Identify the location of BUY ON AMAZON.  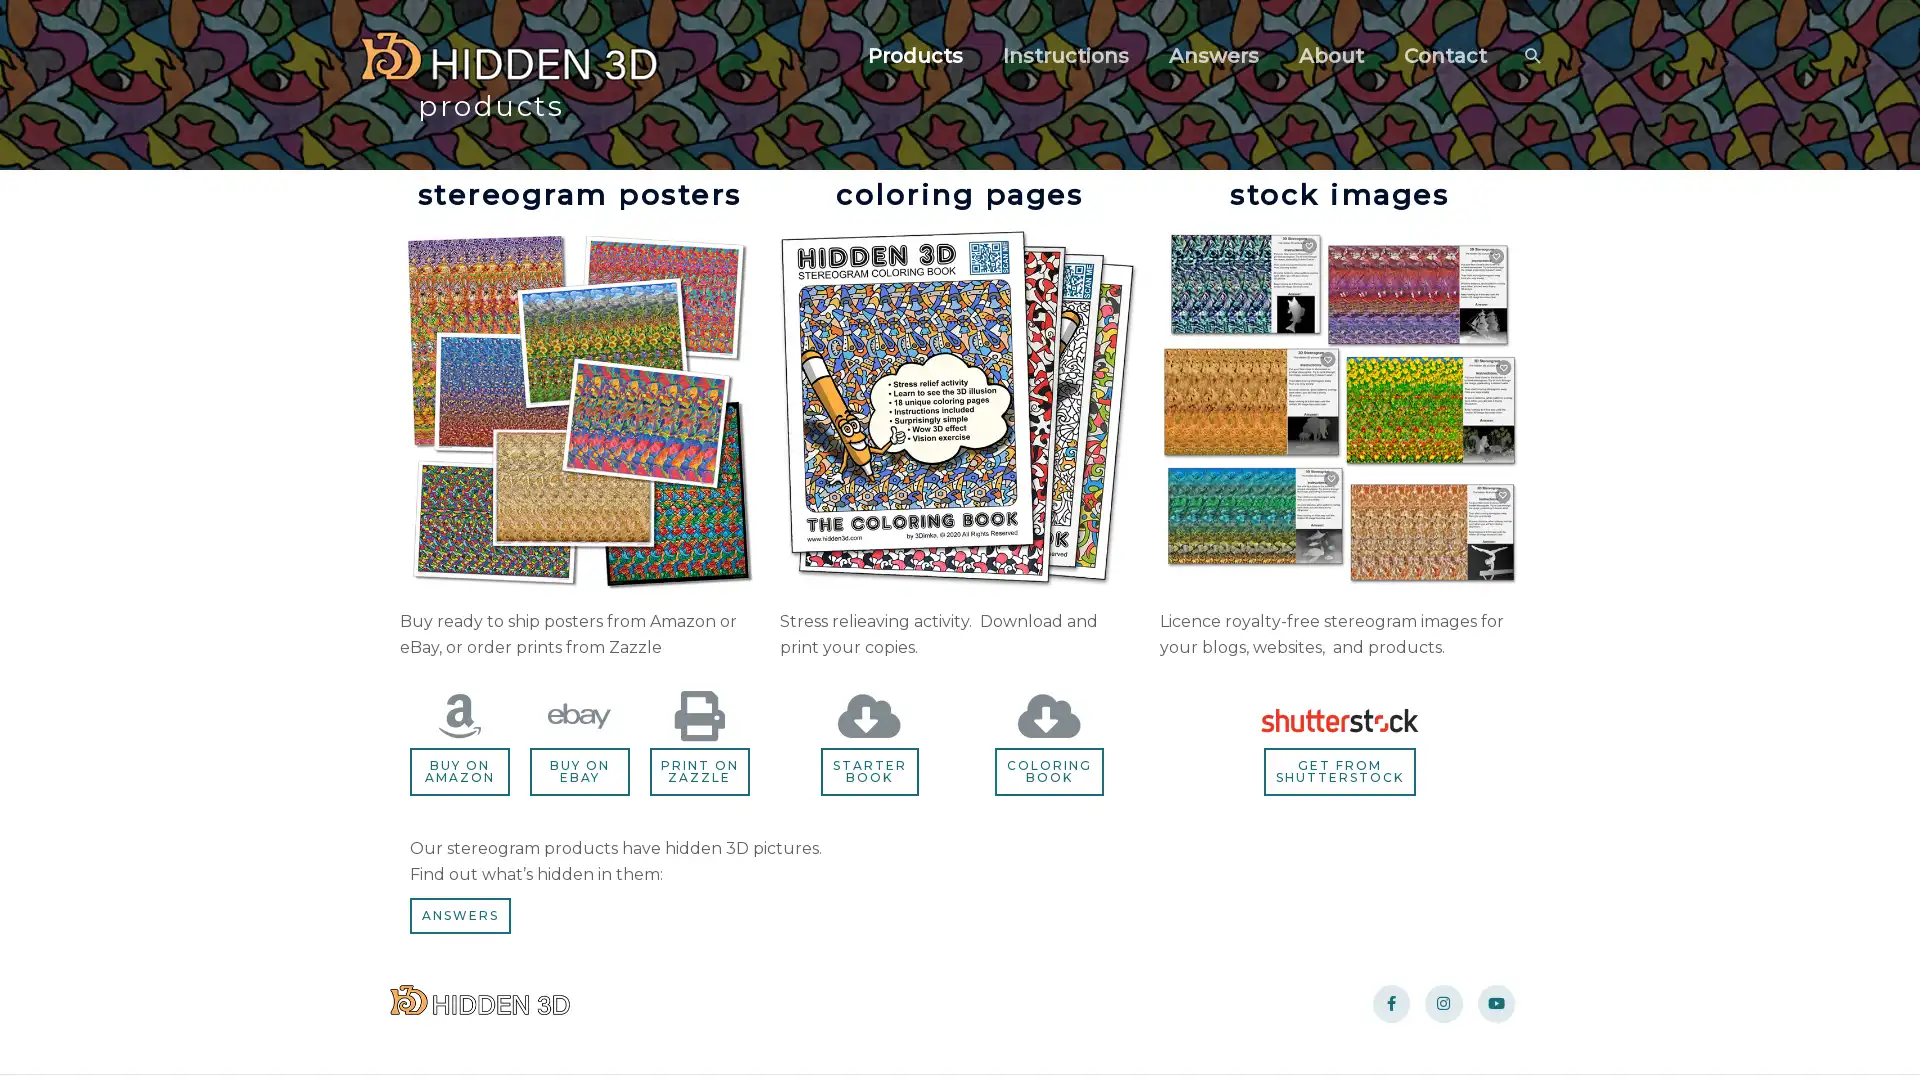
(458, 770).